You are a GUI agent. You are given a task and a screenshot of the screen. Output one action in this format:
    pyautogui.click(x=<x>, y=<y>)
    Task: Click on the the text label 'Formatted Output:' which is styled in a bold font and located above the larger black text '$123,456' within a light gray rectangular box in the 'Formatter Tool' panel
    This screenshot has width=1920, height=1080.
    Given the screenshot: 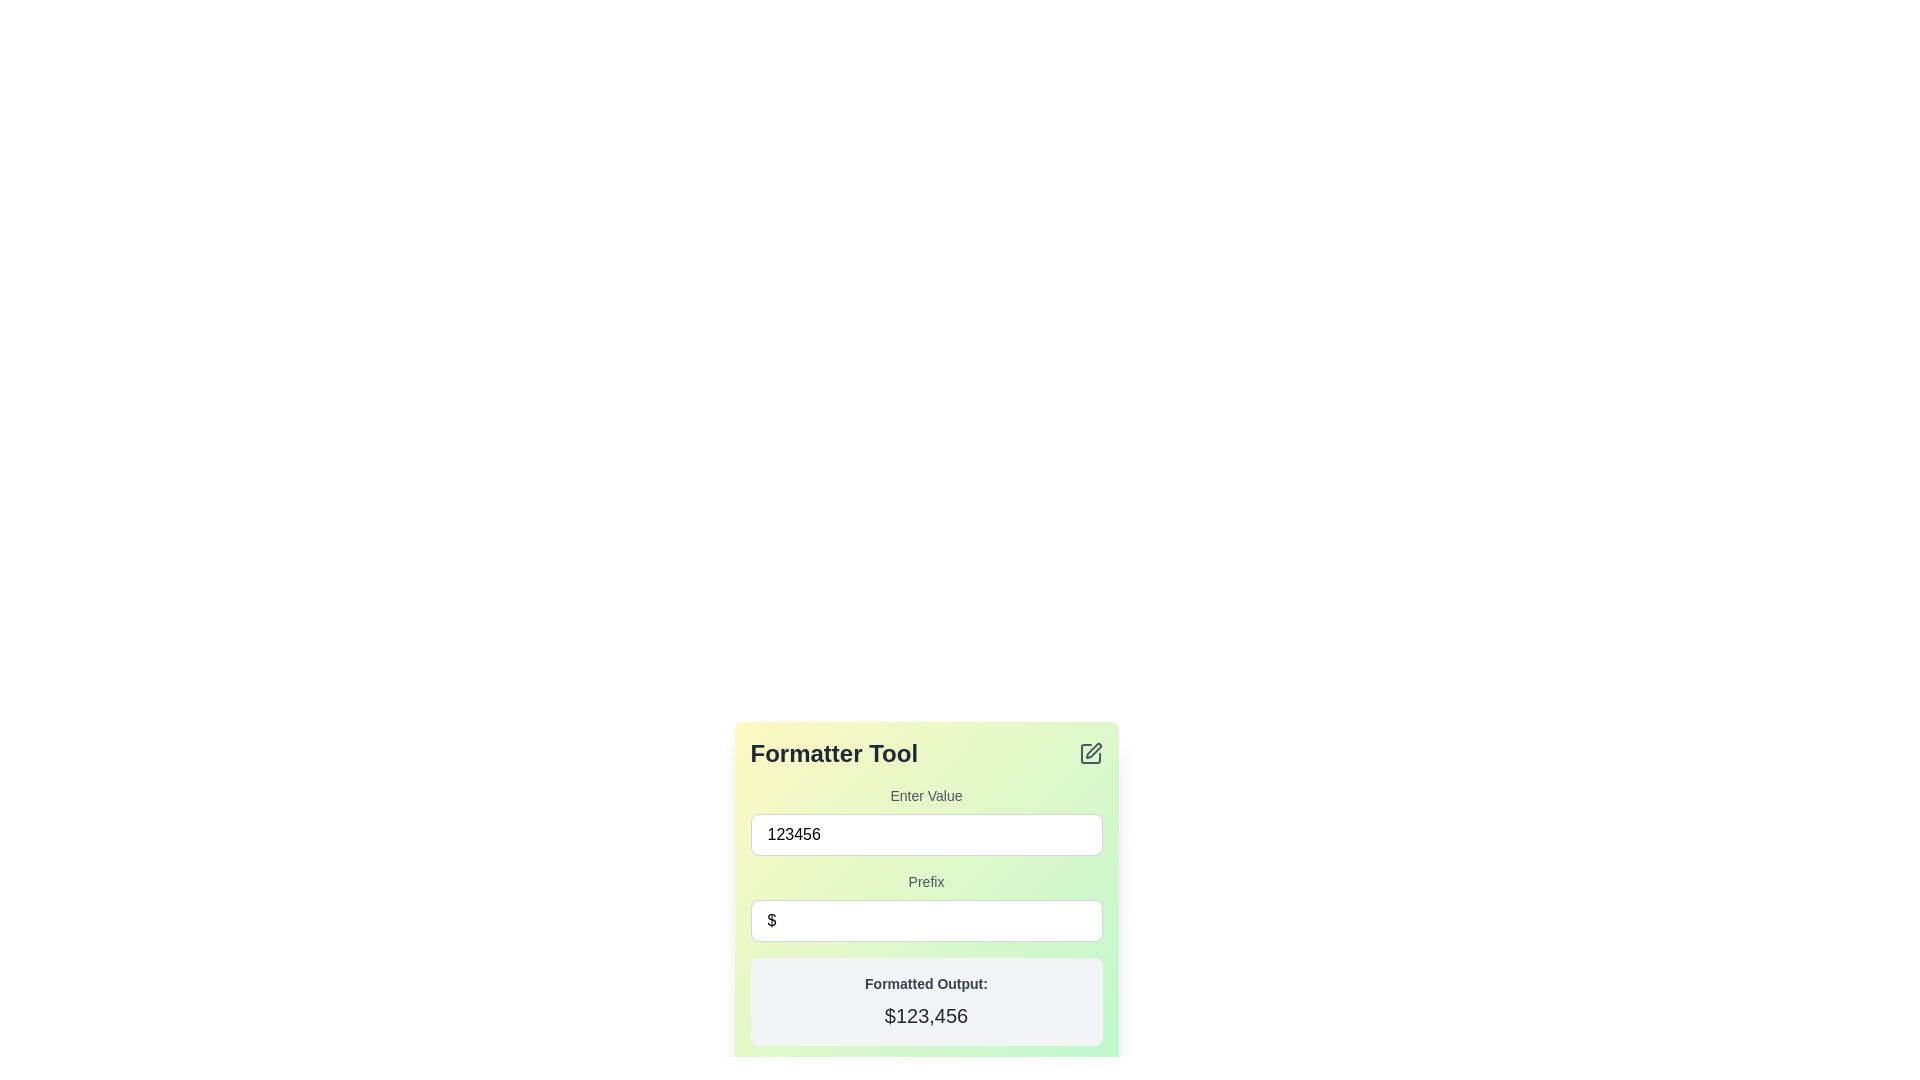 What is the action you would take?
    pyautogui.click(x=925, y=982)
    